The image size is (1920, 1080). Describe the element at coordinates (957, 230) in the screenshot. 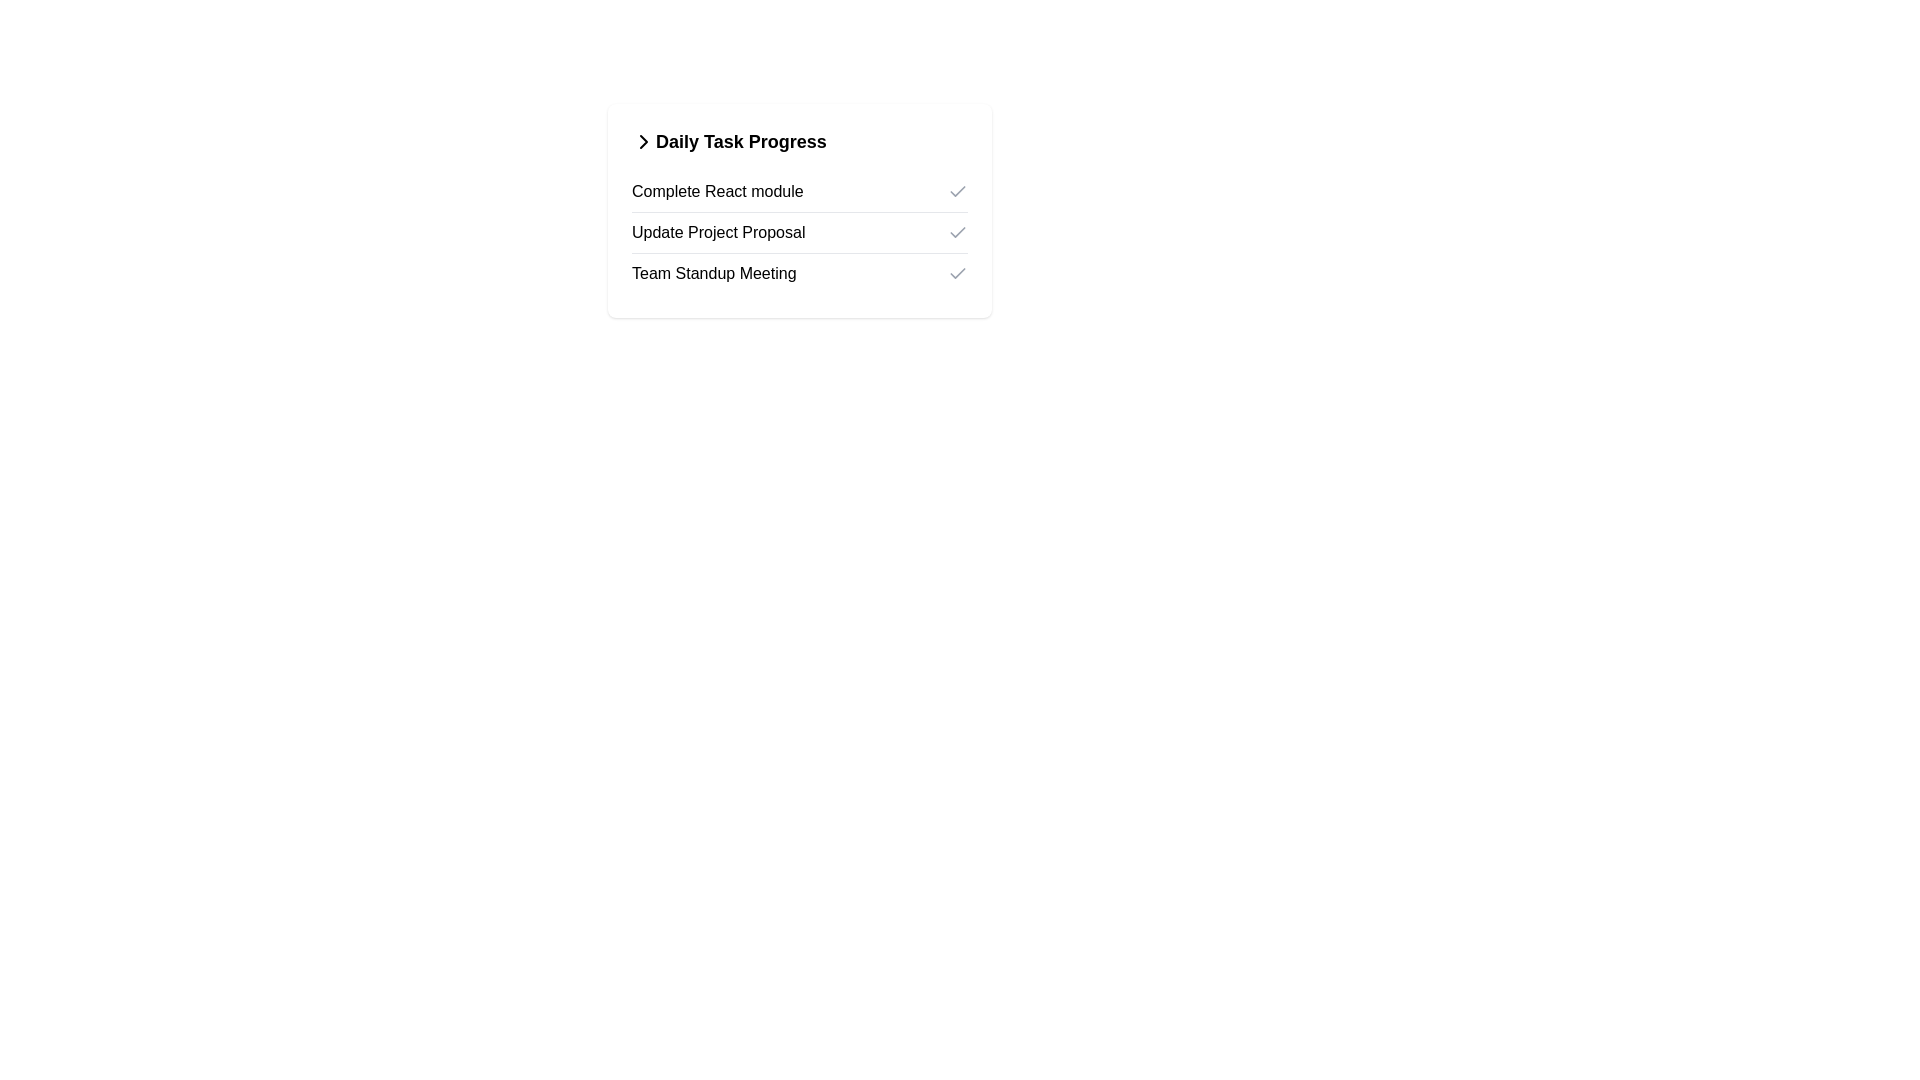

I see `the checkmark icon on the far-right side of the second item in the task list labeled 'Update Project Proposal' to mark it as completed` at that location.